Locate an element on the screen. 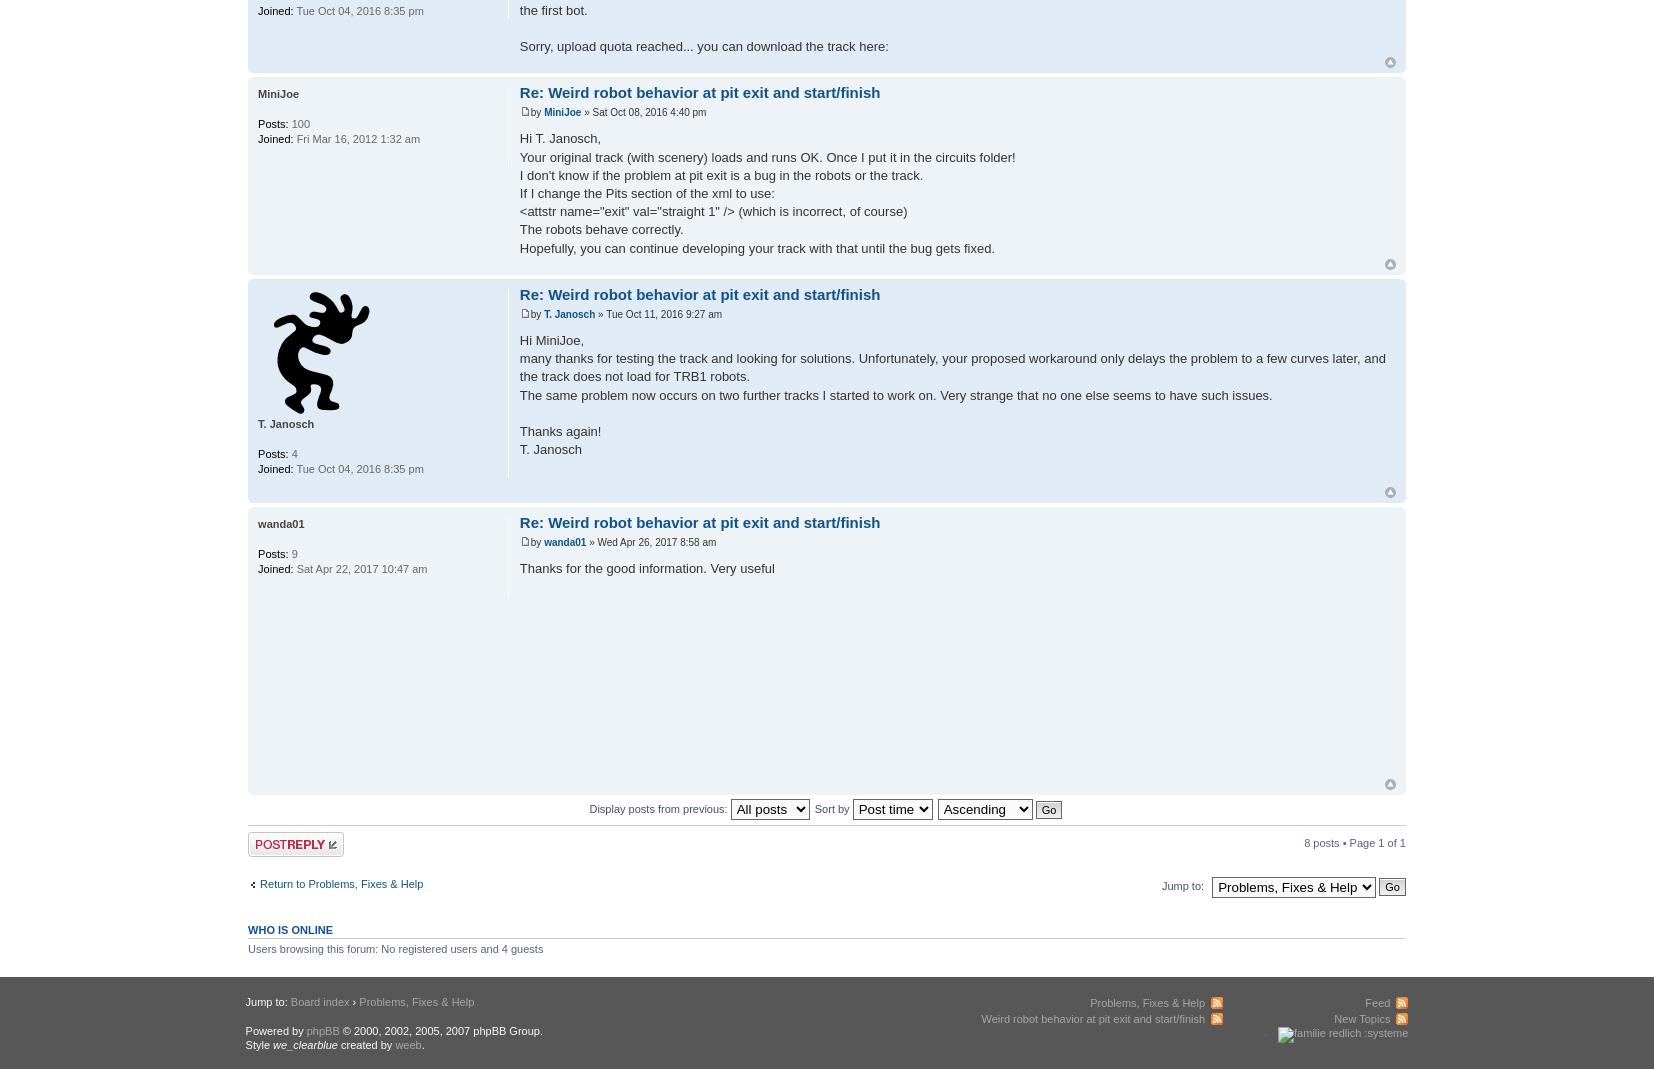 The width and height of the screenshot is (1654, 1069). 'Feed' is located at coordinates (1377, 1001).